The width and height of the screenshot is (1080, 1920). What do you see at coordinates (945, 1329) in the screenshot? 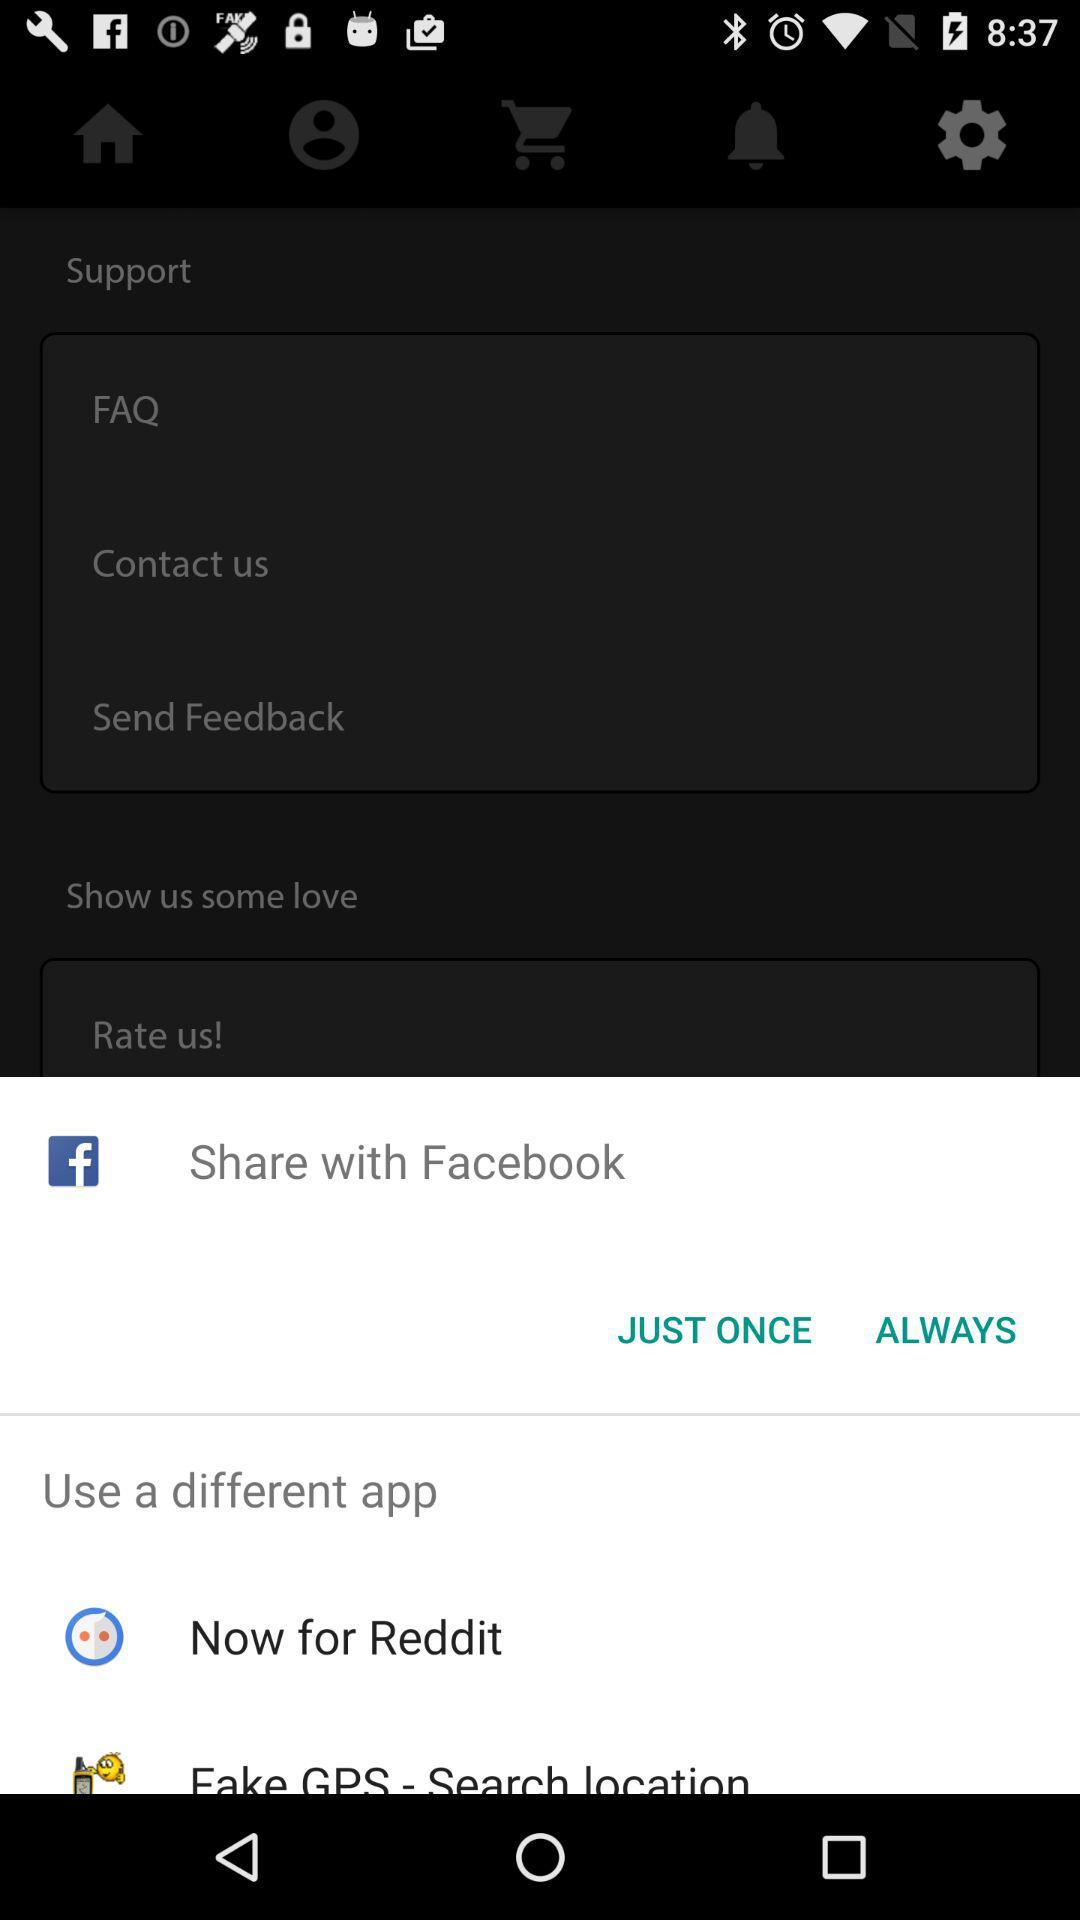
I see `item next to just once item` at bounding box center [945, 1329].